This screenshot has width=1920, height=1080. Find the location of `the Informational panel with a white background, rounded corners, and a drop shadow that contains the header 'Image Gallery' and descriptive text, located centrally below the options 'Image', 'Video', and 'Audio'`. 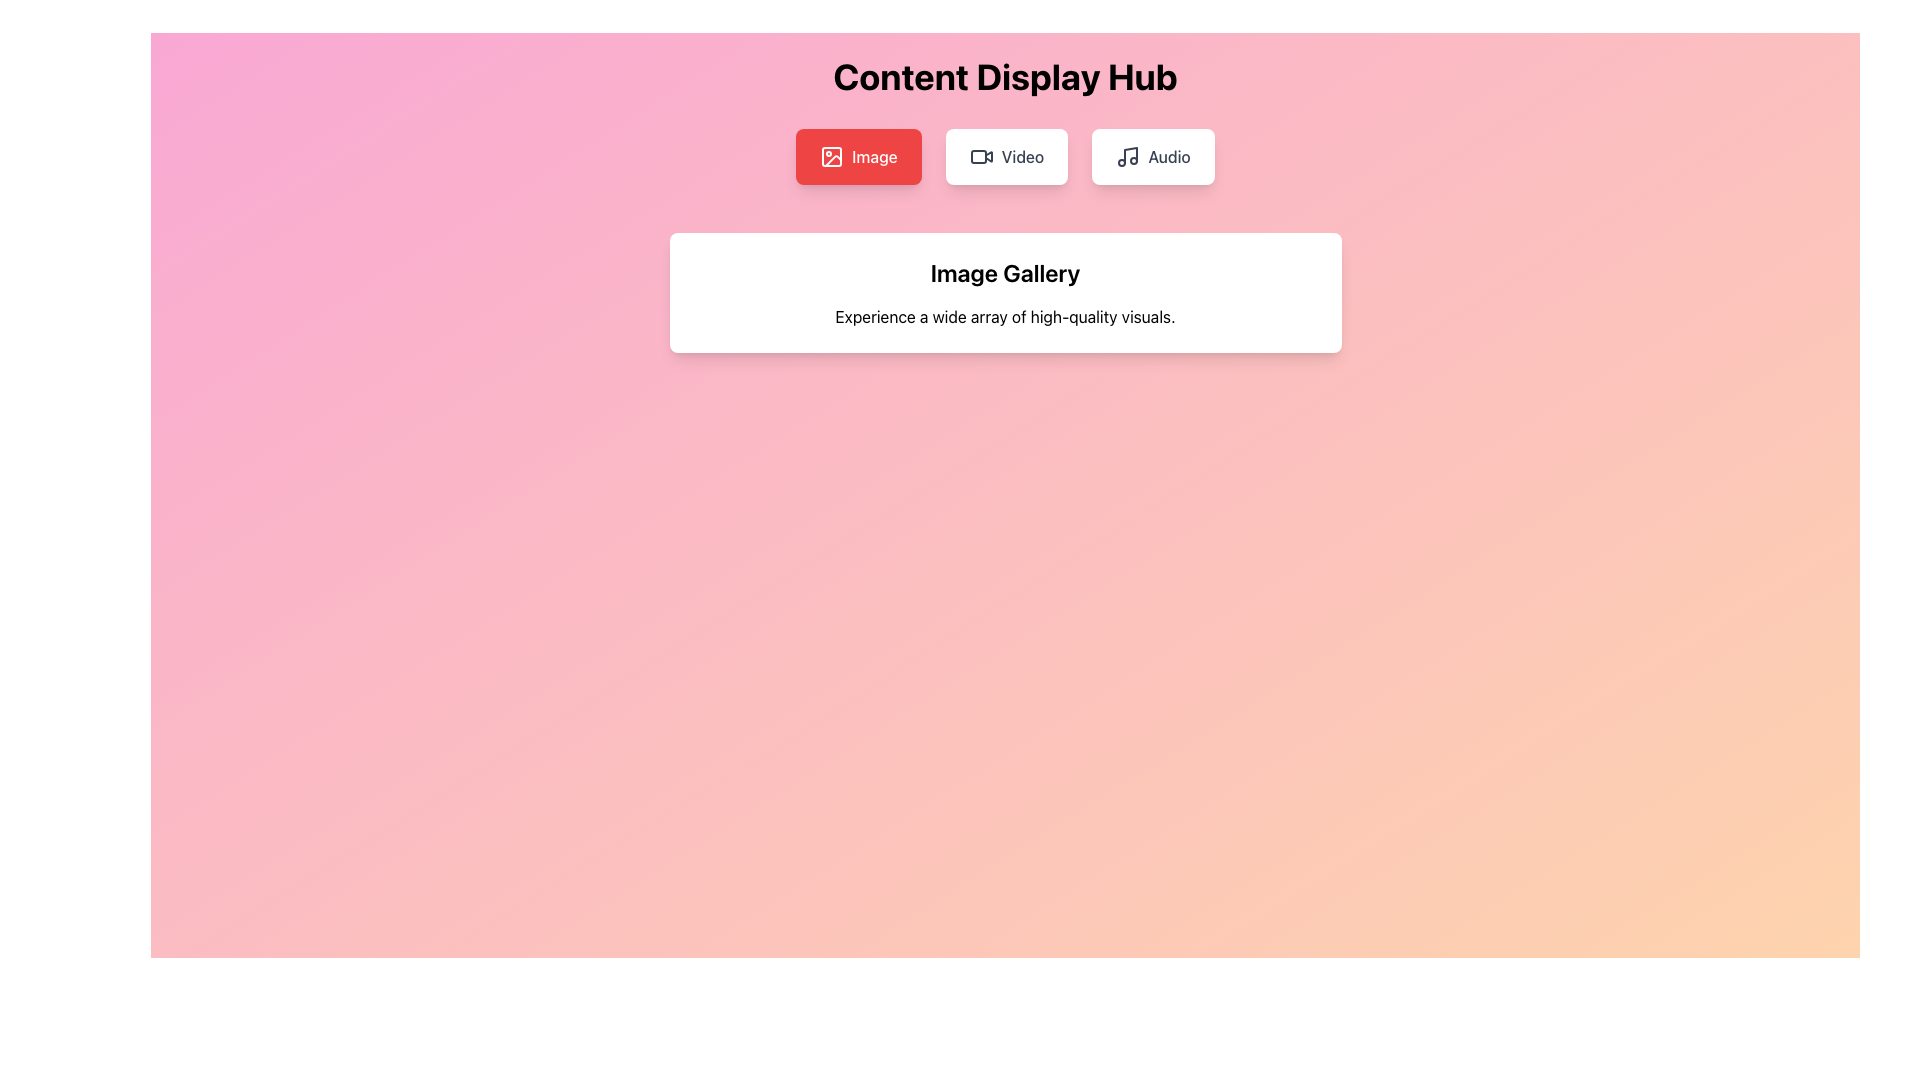

the Informational panel with a white background, rounded corners, and a drop shadow that contains the header 'Image Gallery' and descriptive text, located centrally below the options 'Image', 'Video', and 'Audio' is located at coordinates (1005, 293).